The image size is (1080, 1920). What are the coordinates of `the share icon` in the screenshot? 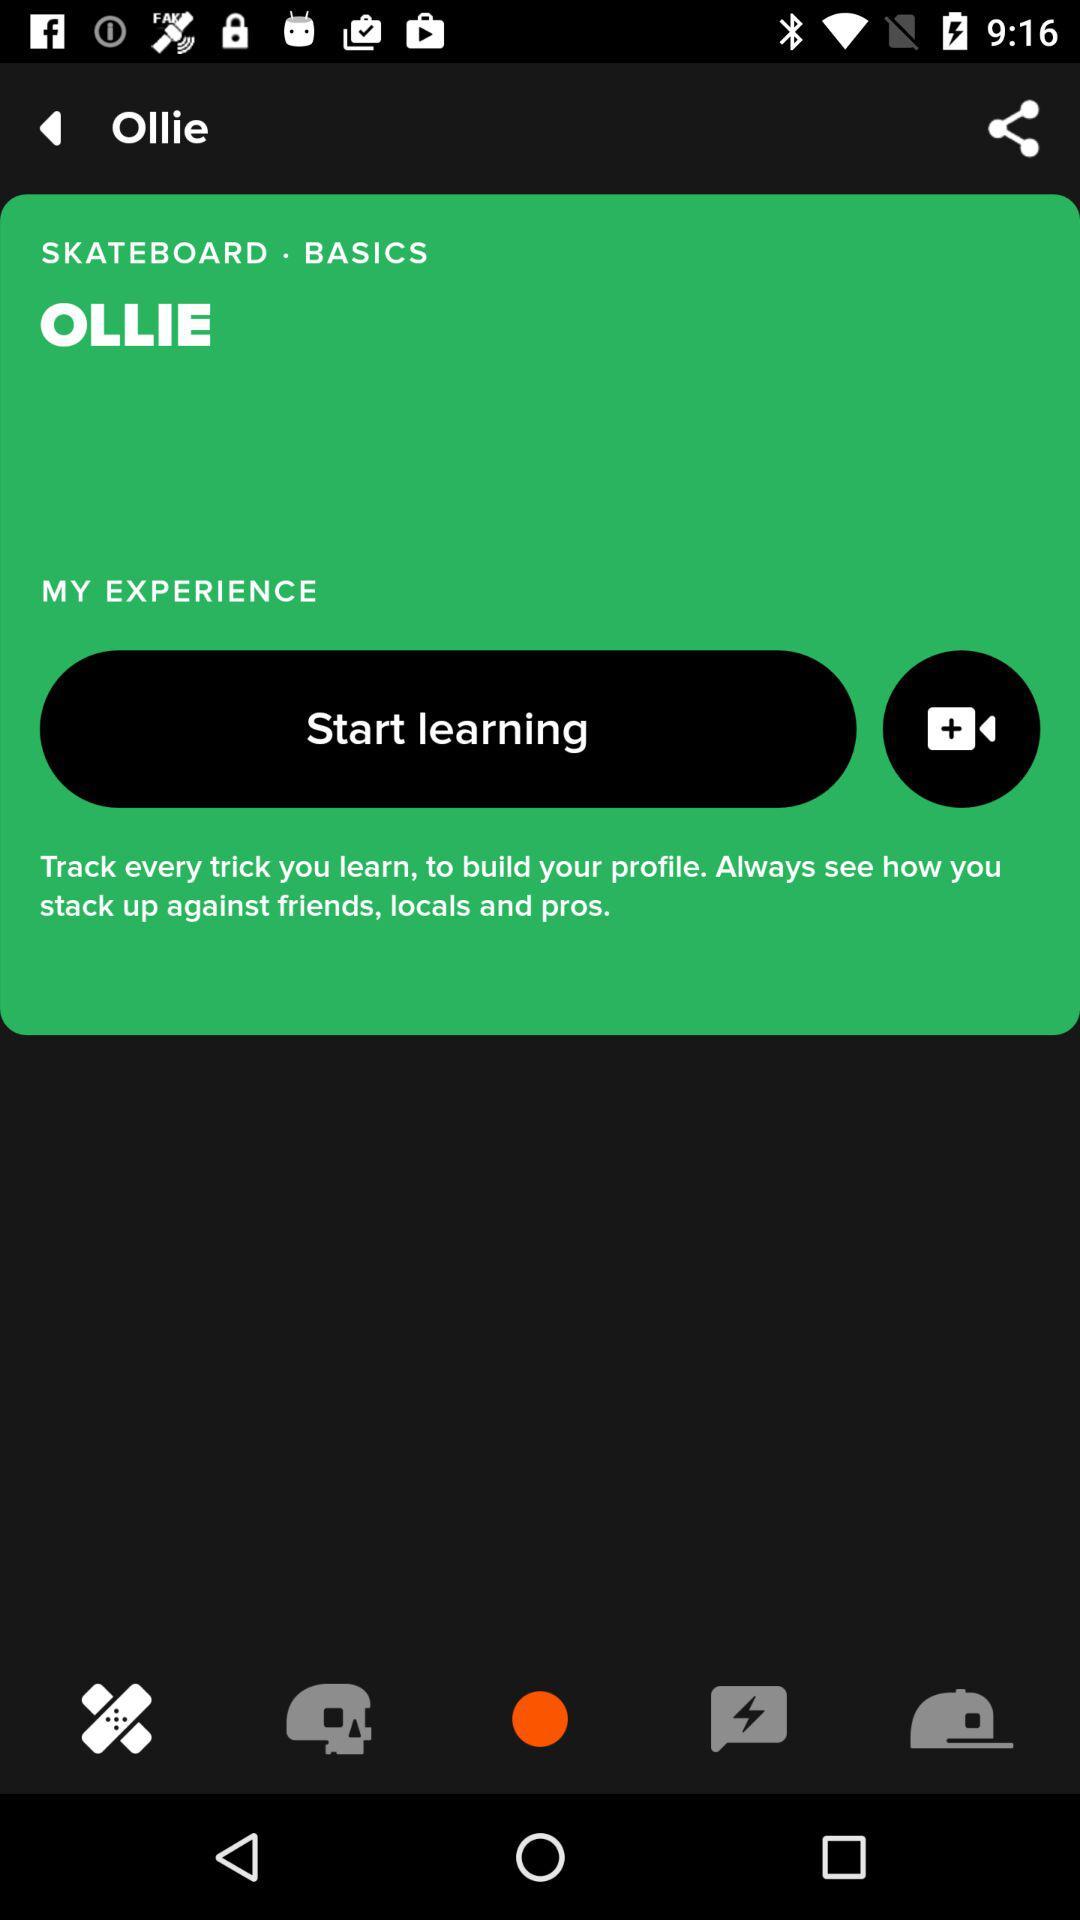 It's located at (1014, 127).